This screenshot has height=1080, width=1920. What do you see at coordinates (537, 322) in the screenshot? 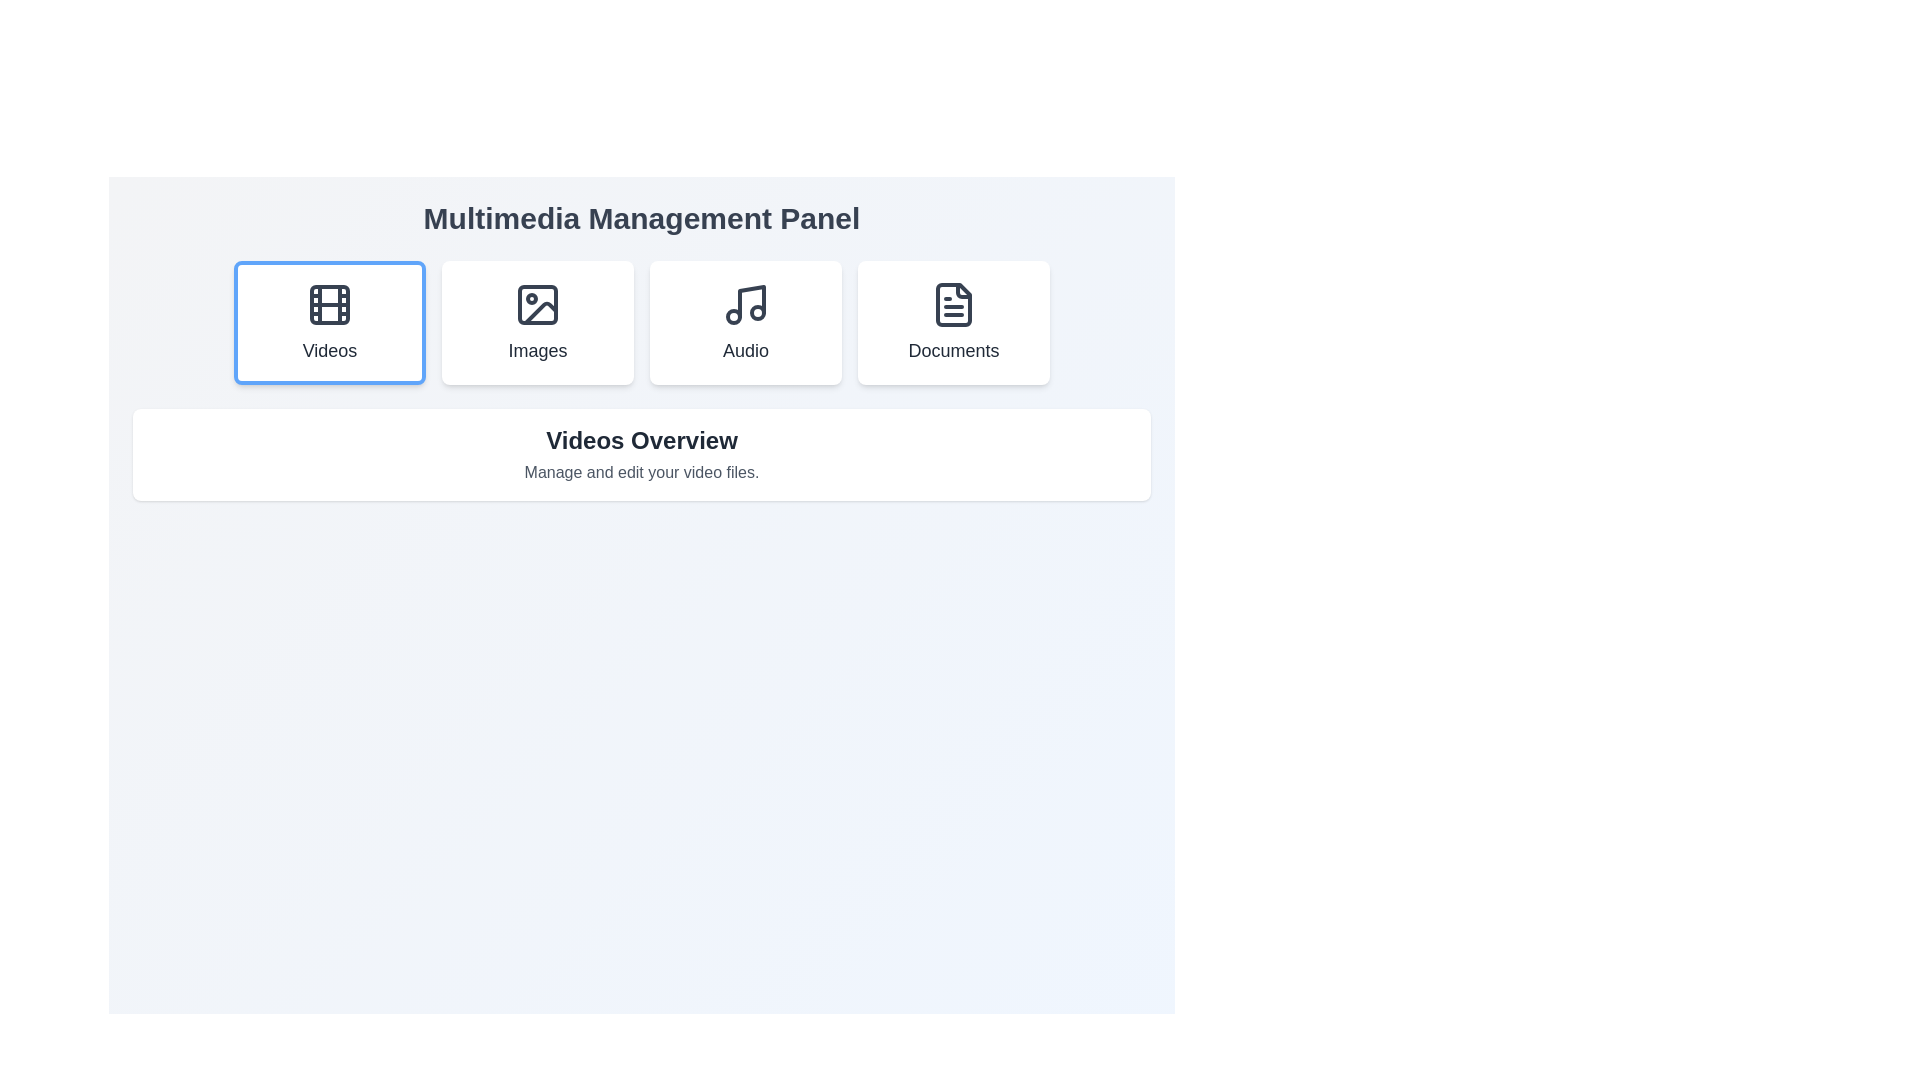
I see `the navigation button that accesses the Images section, which is the second card from the left in a grid of four cards, located between the 'Videos' and 'Audio' cards` at bounding box center [537, 322].